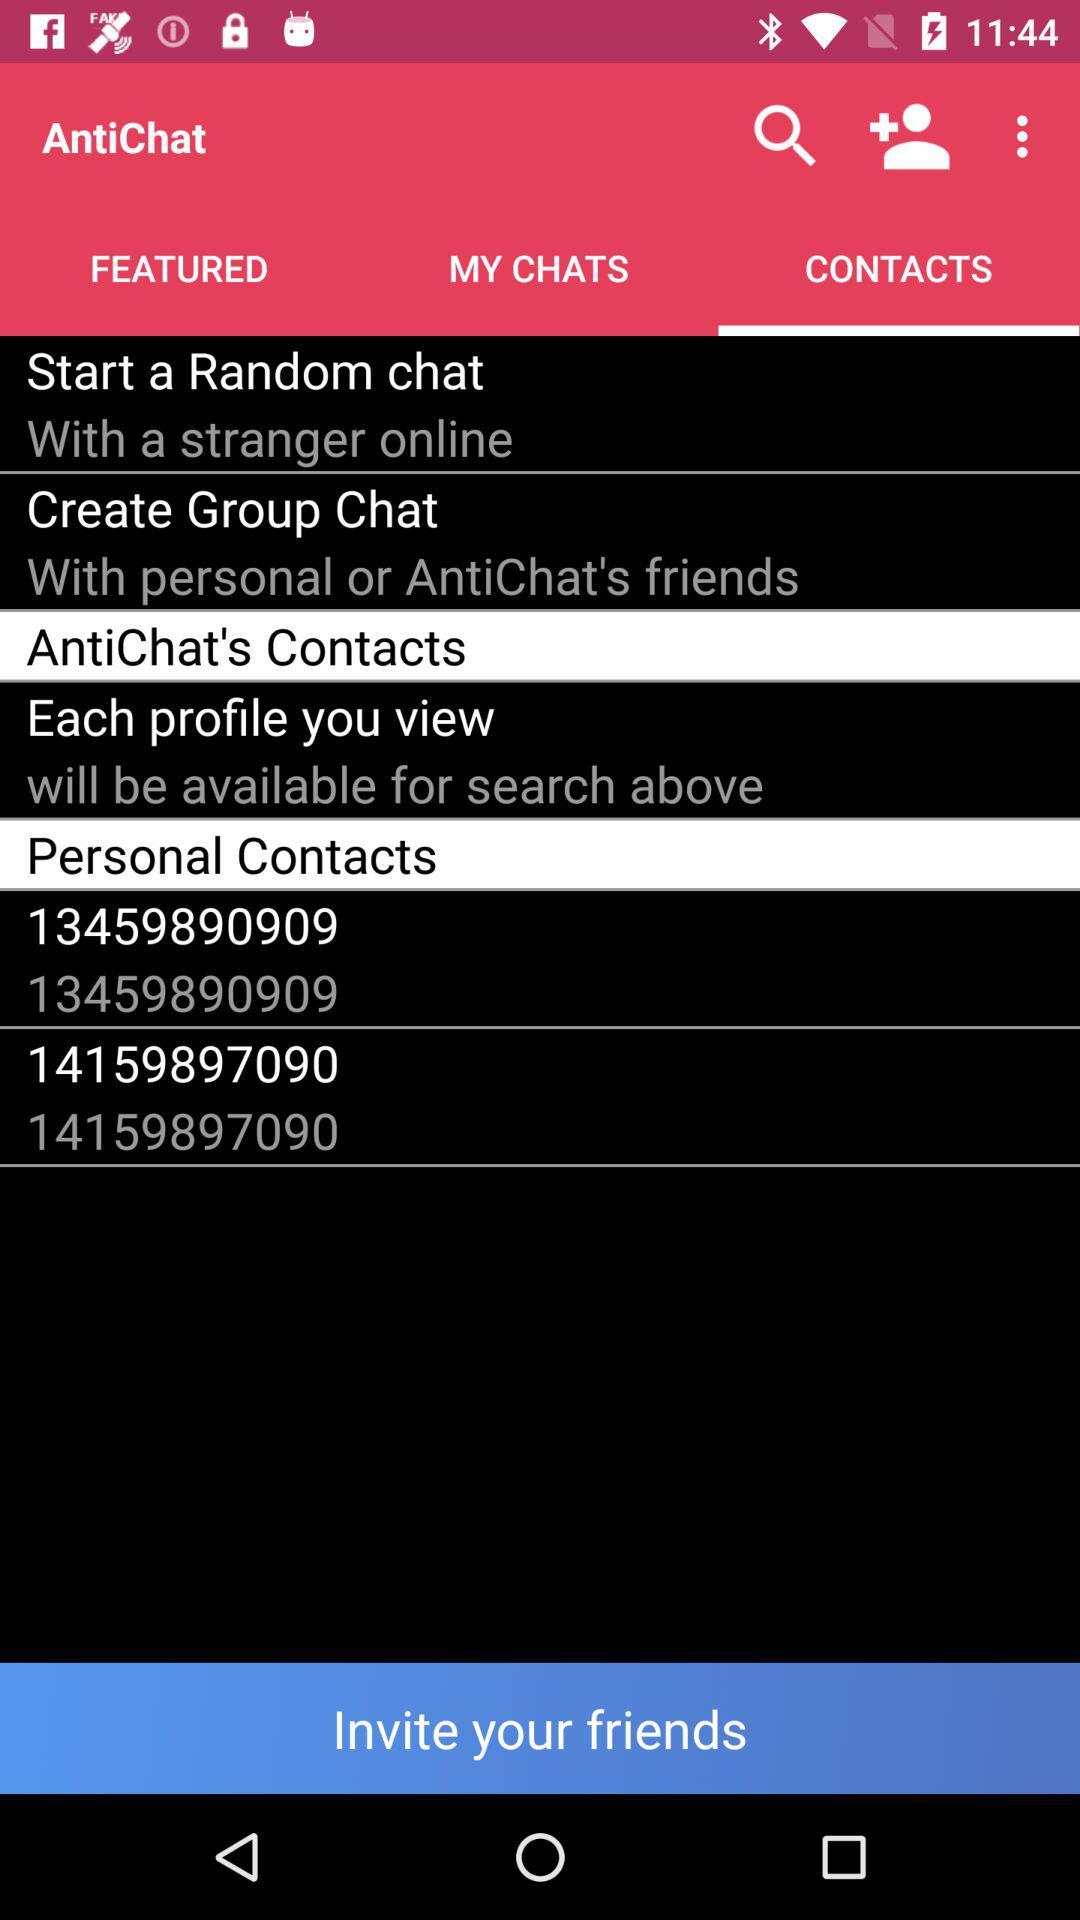 This screenshot has height=1920, width=1080. Describe the element at coordinates (540, 1727) in the screenshot. I see `open invite option invite a friend` at that location.